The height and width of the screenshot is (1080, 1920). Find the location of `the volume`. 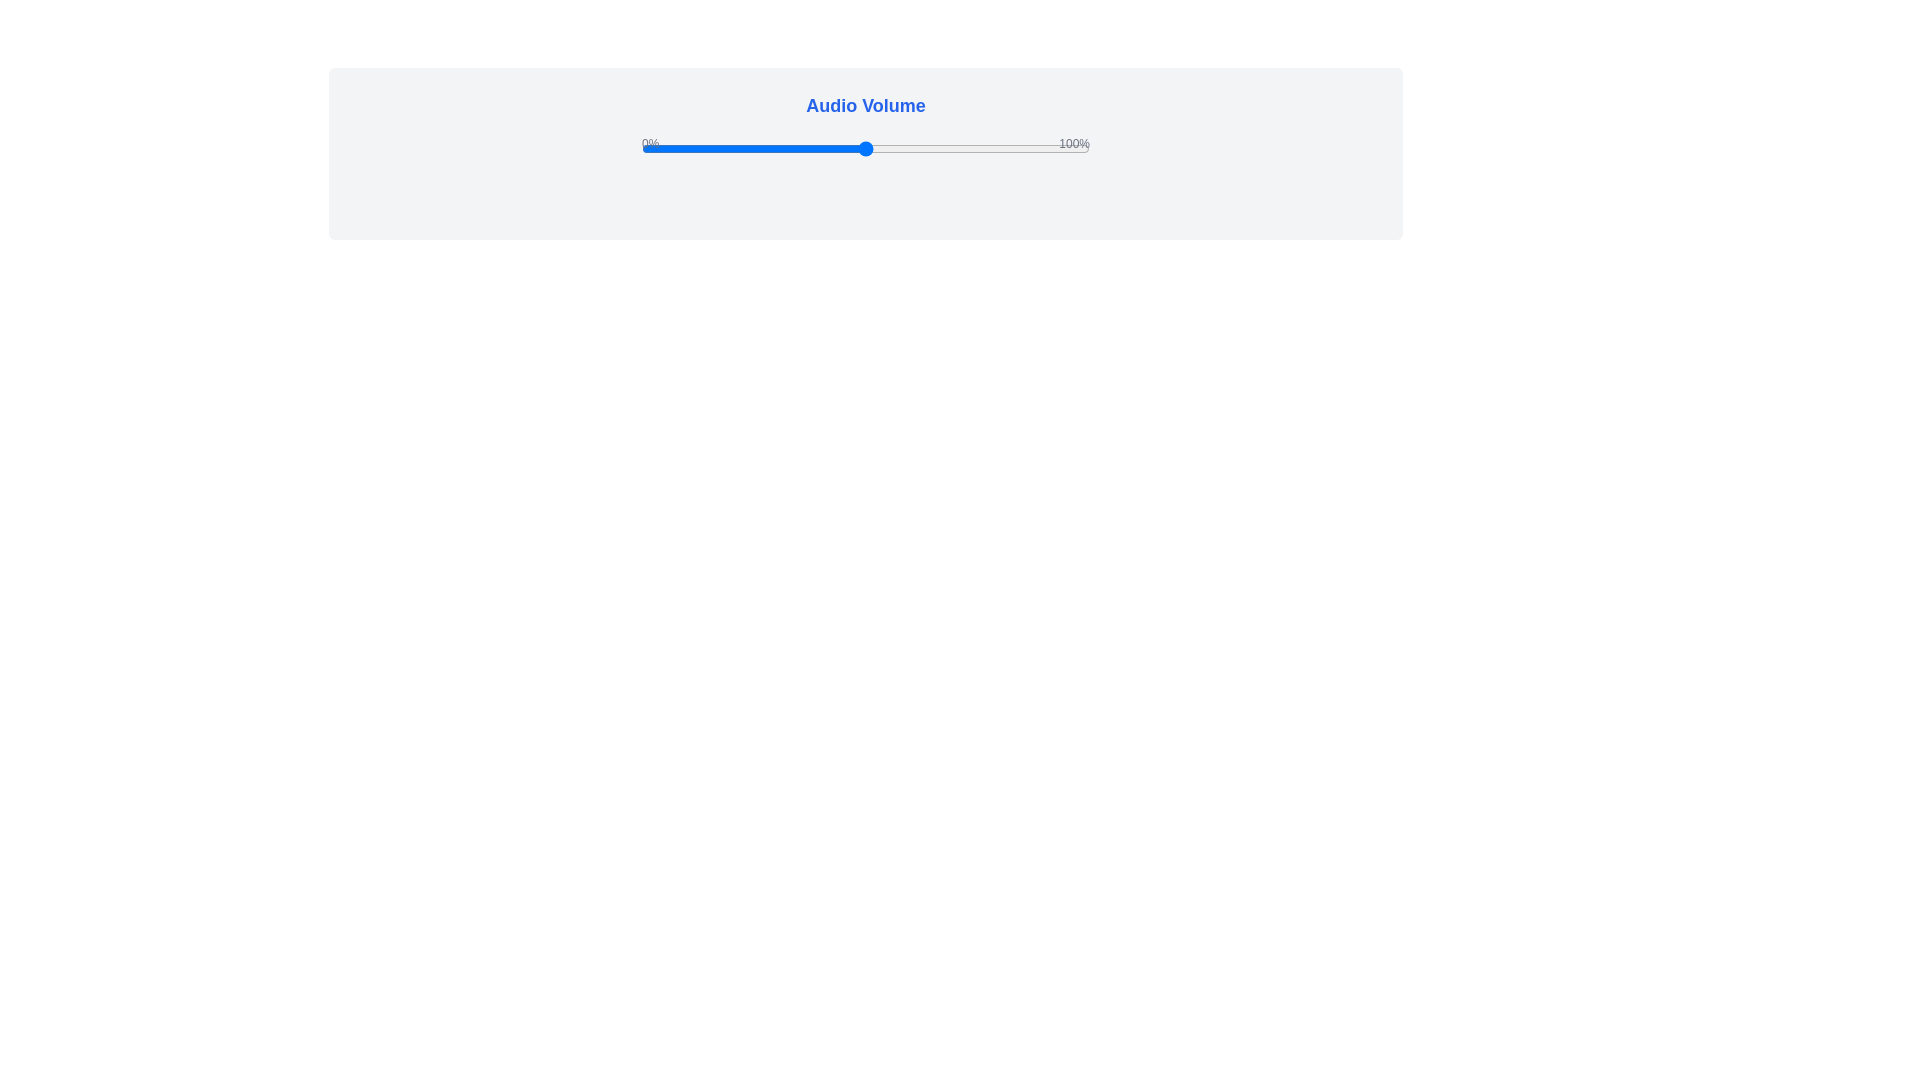

the volume is located at coordinates (730, 148).